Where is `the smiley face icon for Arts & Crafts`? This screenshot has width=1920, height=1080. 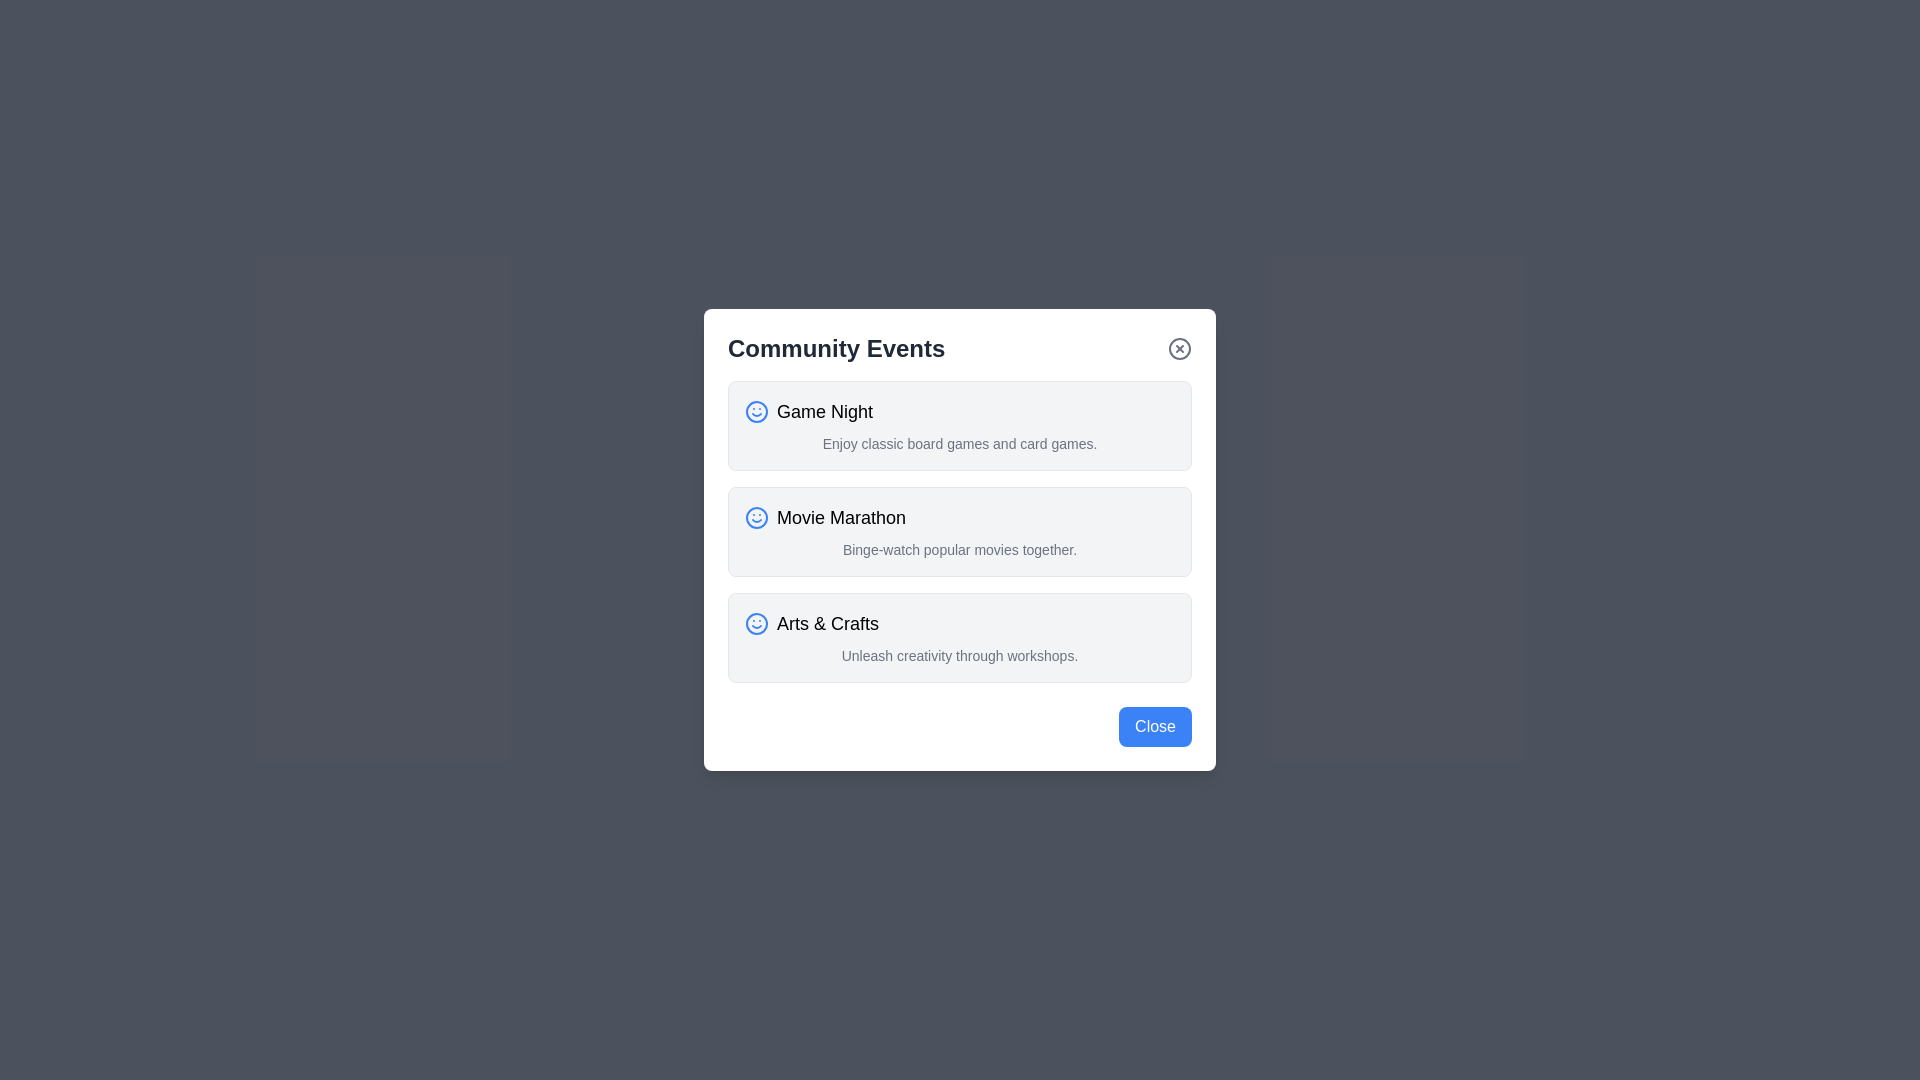
the smiley face icon for Arts & Crafts is located at coordinates (756, 623).